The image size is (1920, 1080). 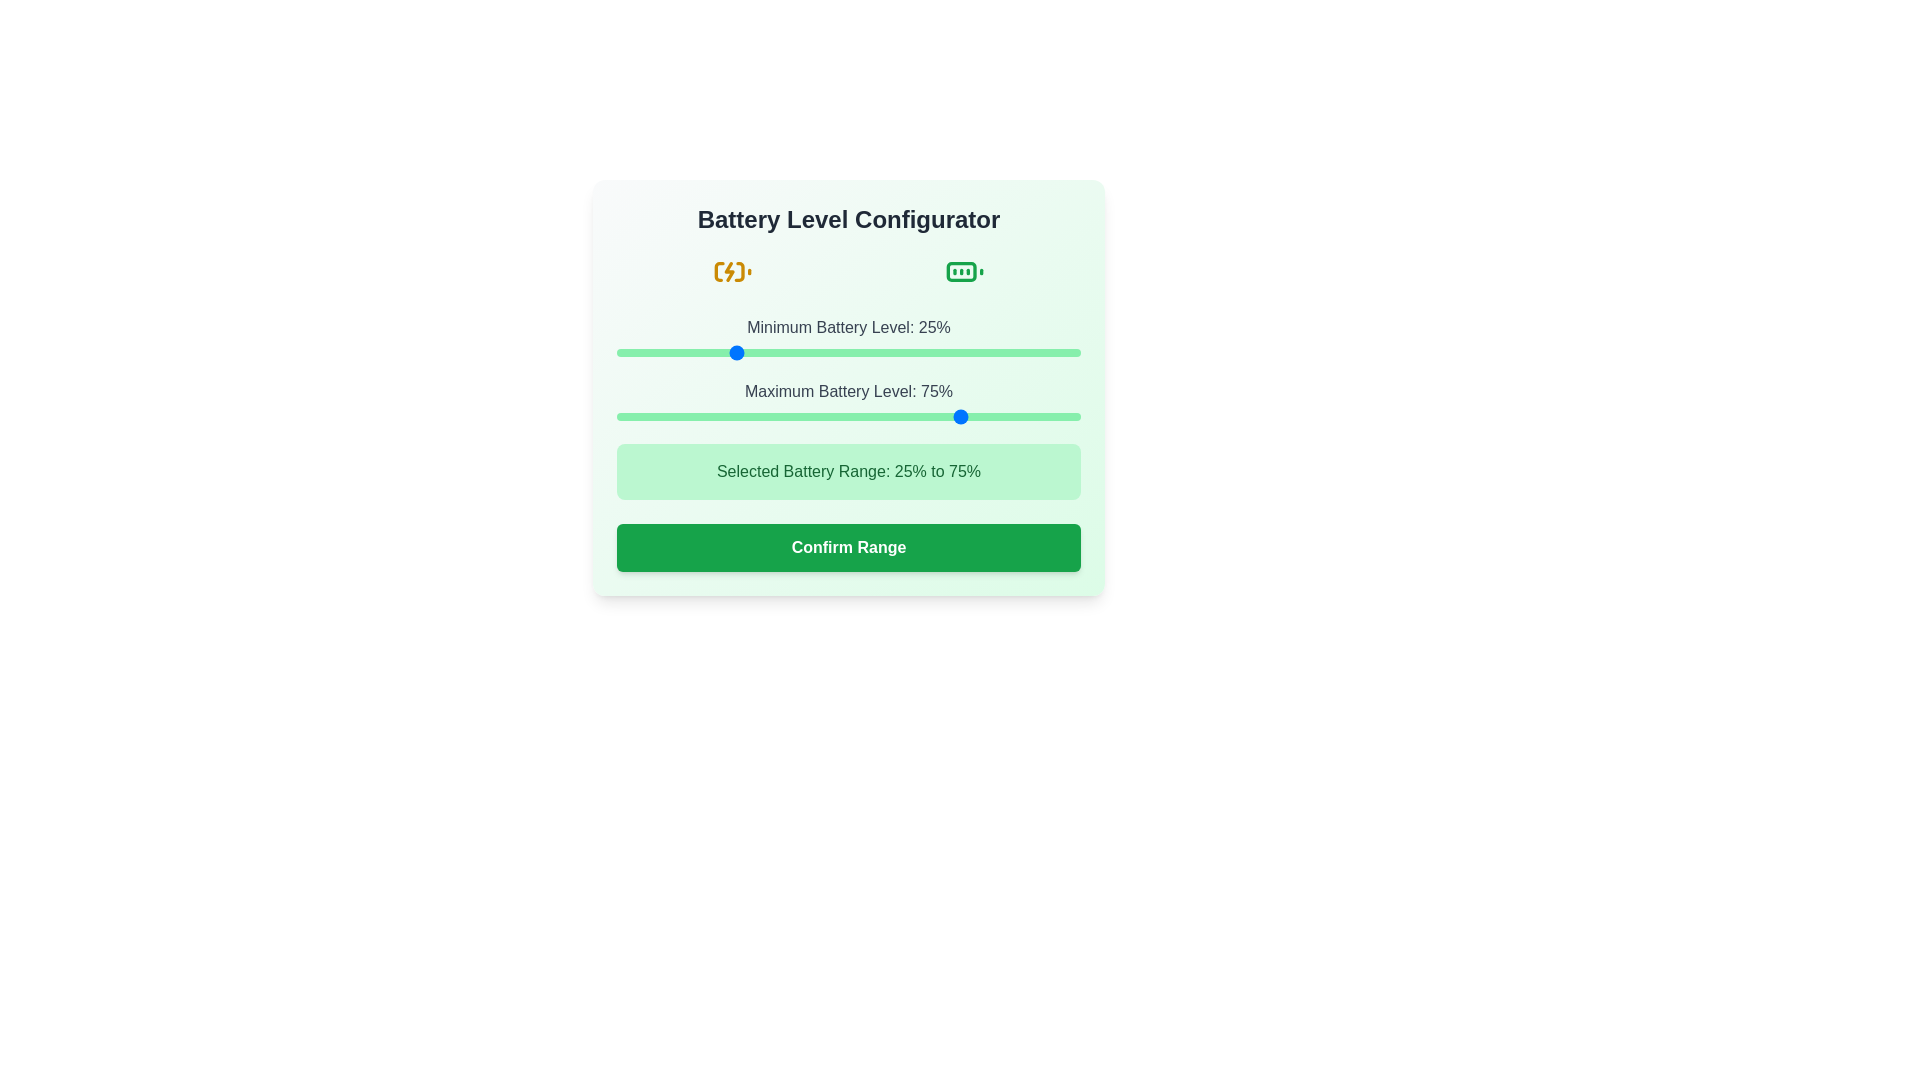 I want to click on the maximum battery level, so click(x=796, y=415).